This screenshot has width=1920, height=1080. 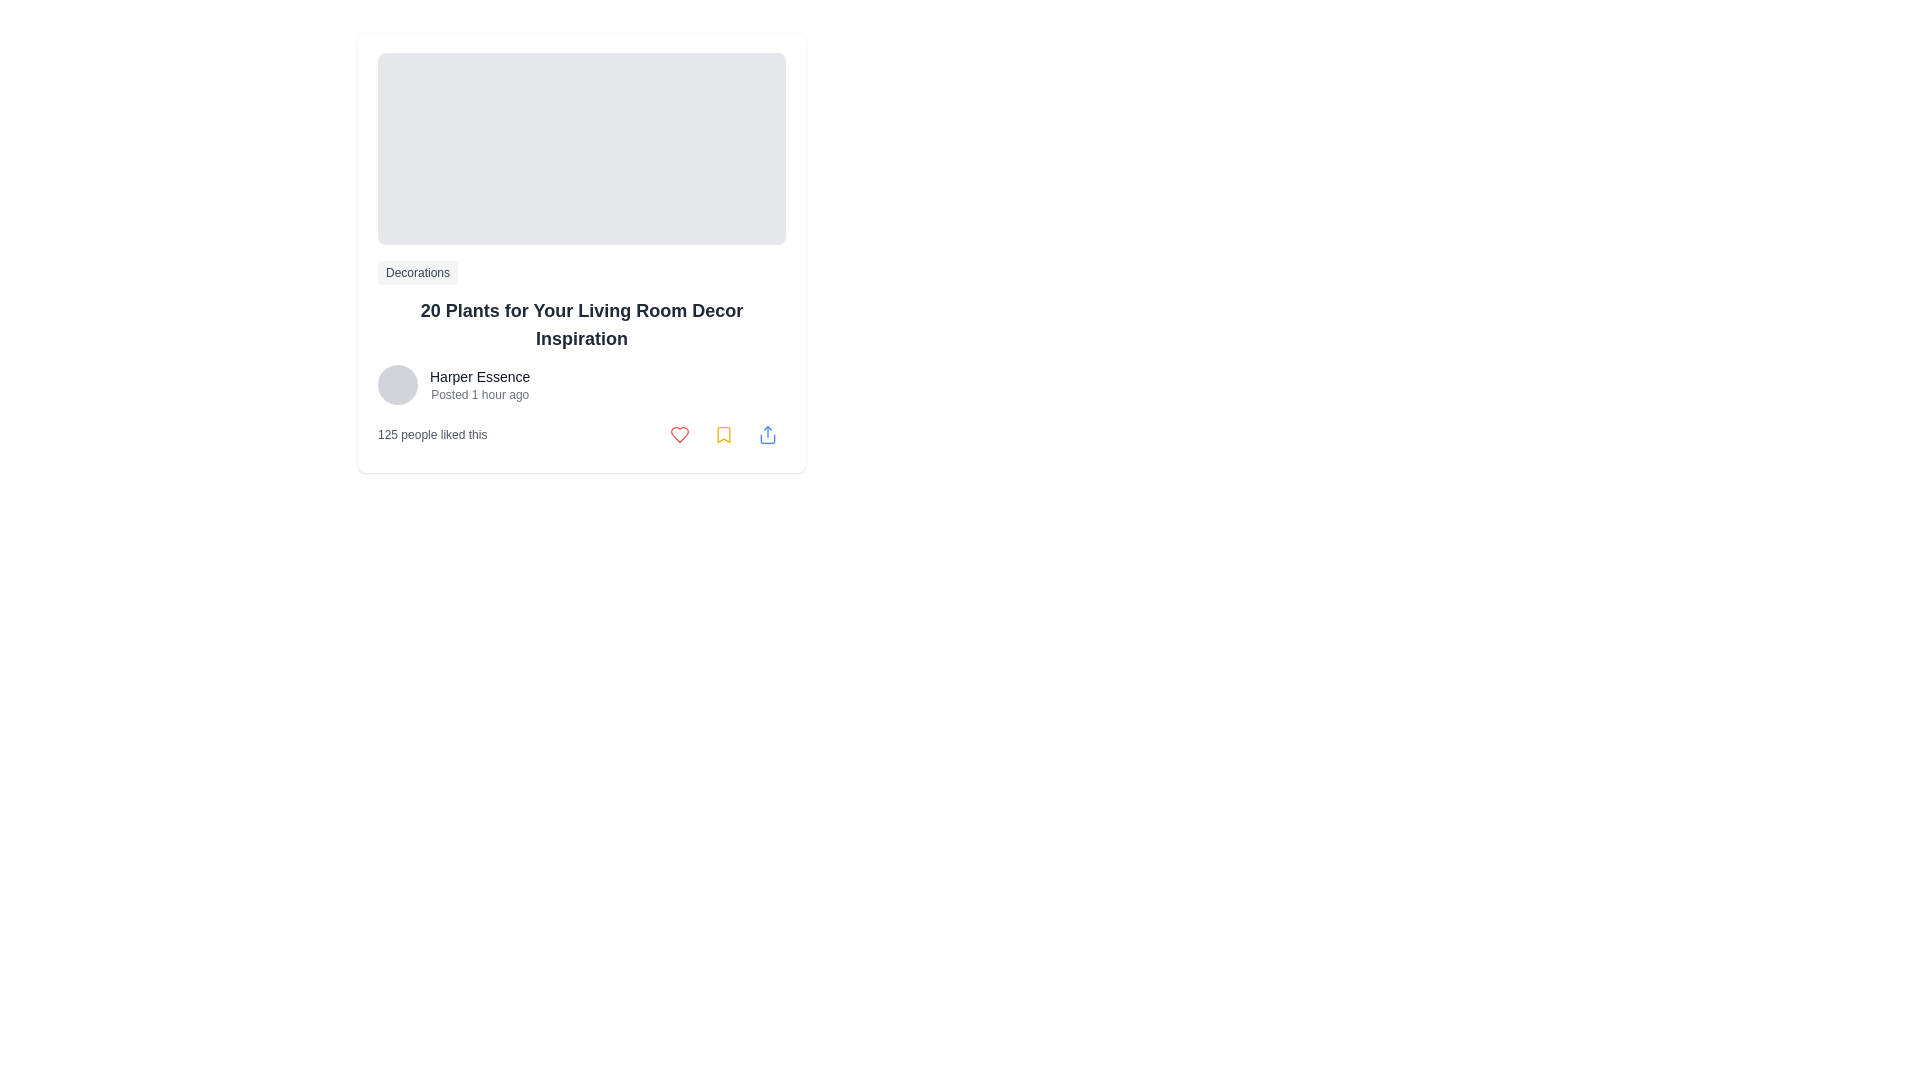 I want to click on the Information display block that shows the username and timestamp of the post, so click(x=480, y=385).